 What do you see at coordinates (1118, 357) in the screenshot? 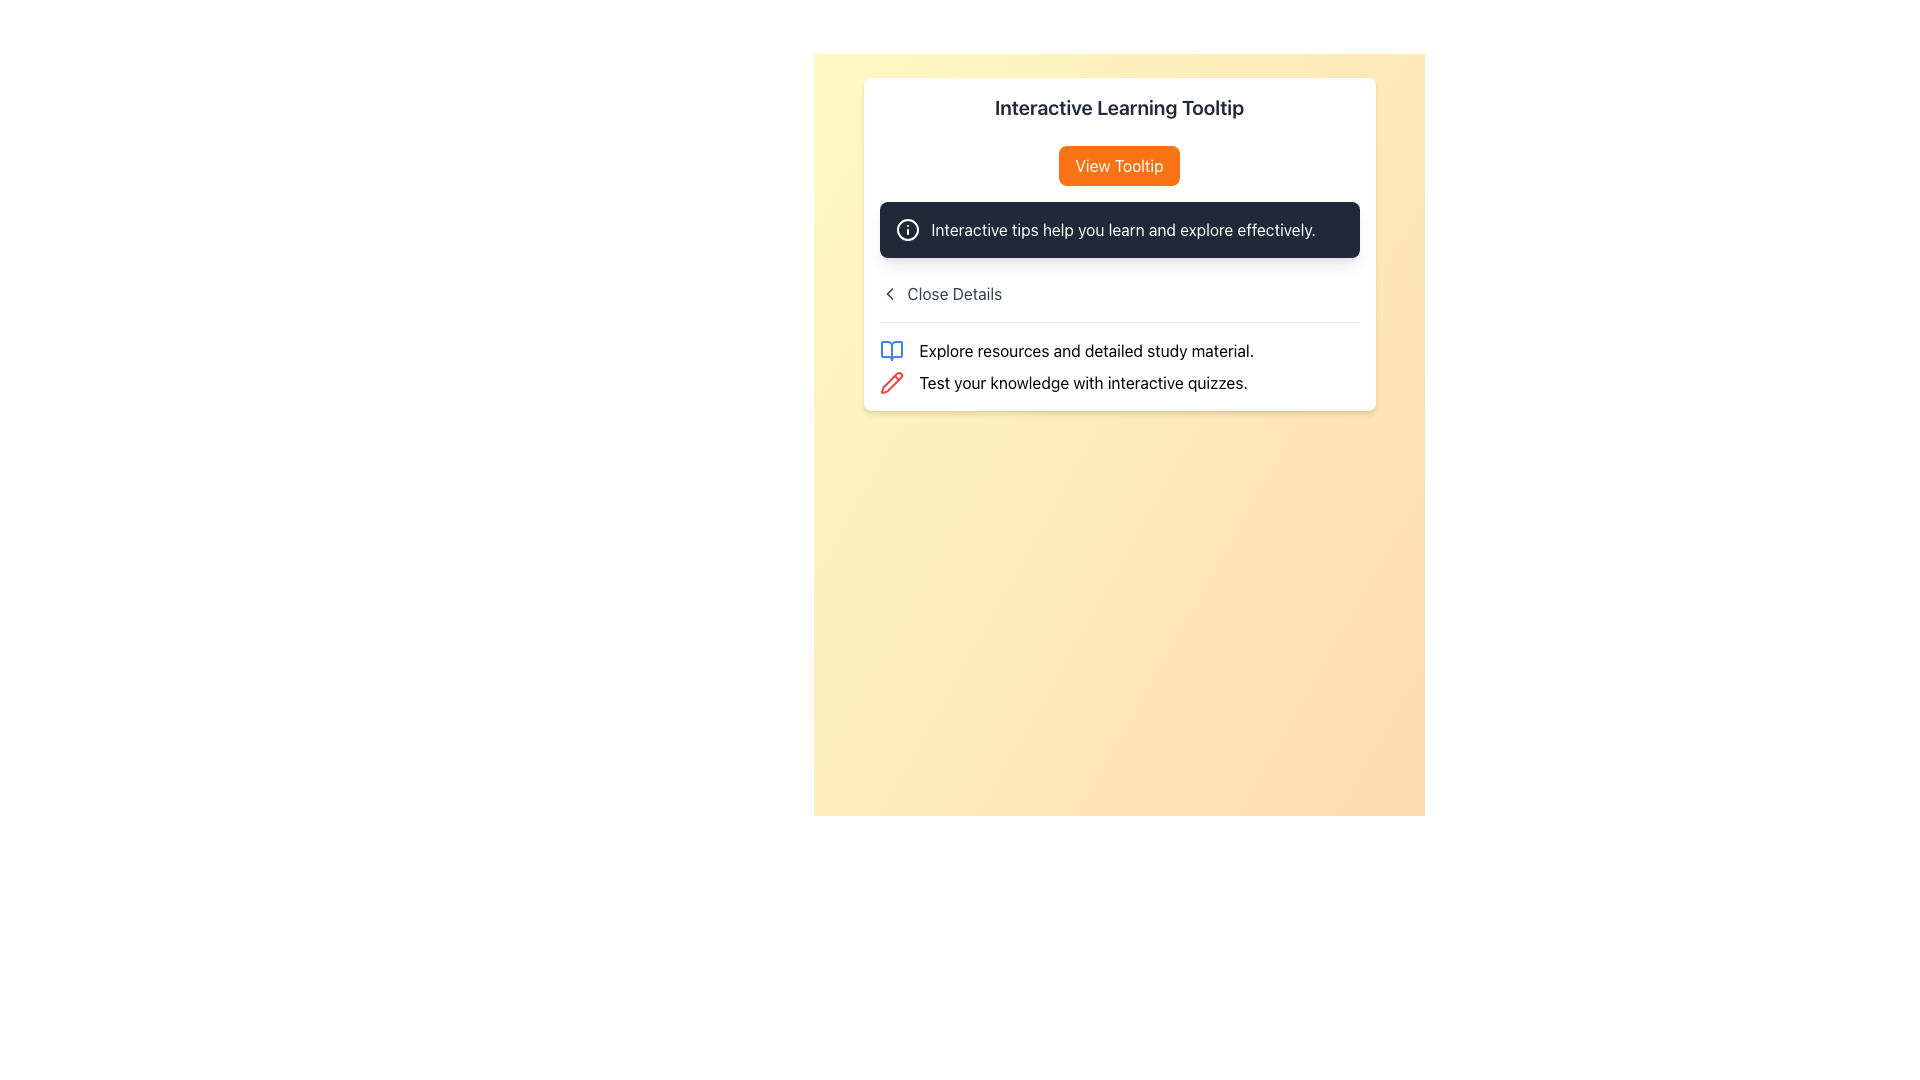
I see `the Informational Text Section with Icons located below the title 'Close Details' to read the detailed content` at bounding box center [1118, 357].